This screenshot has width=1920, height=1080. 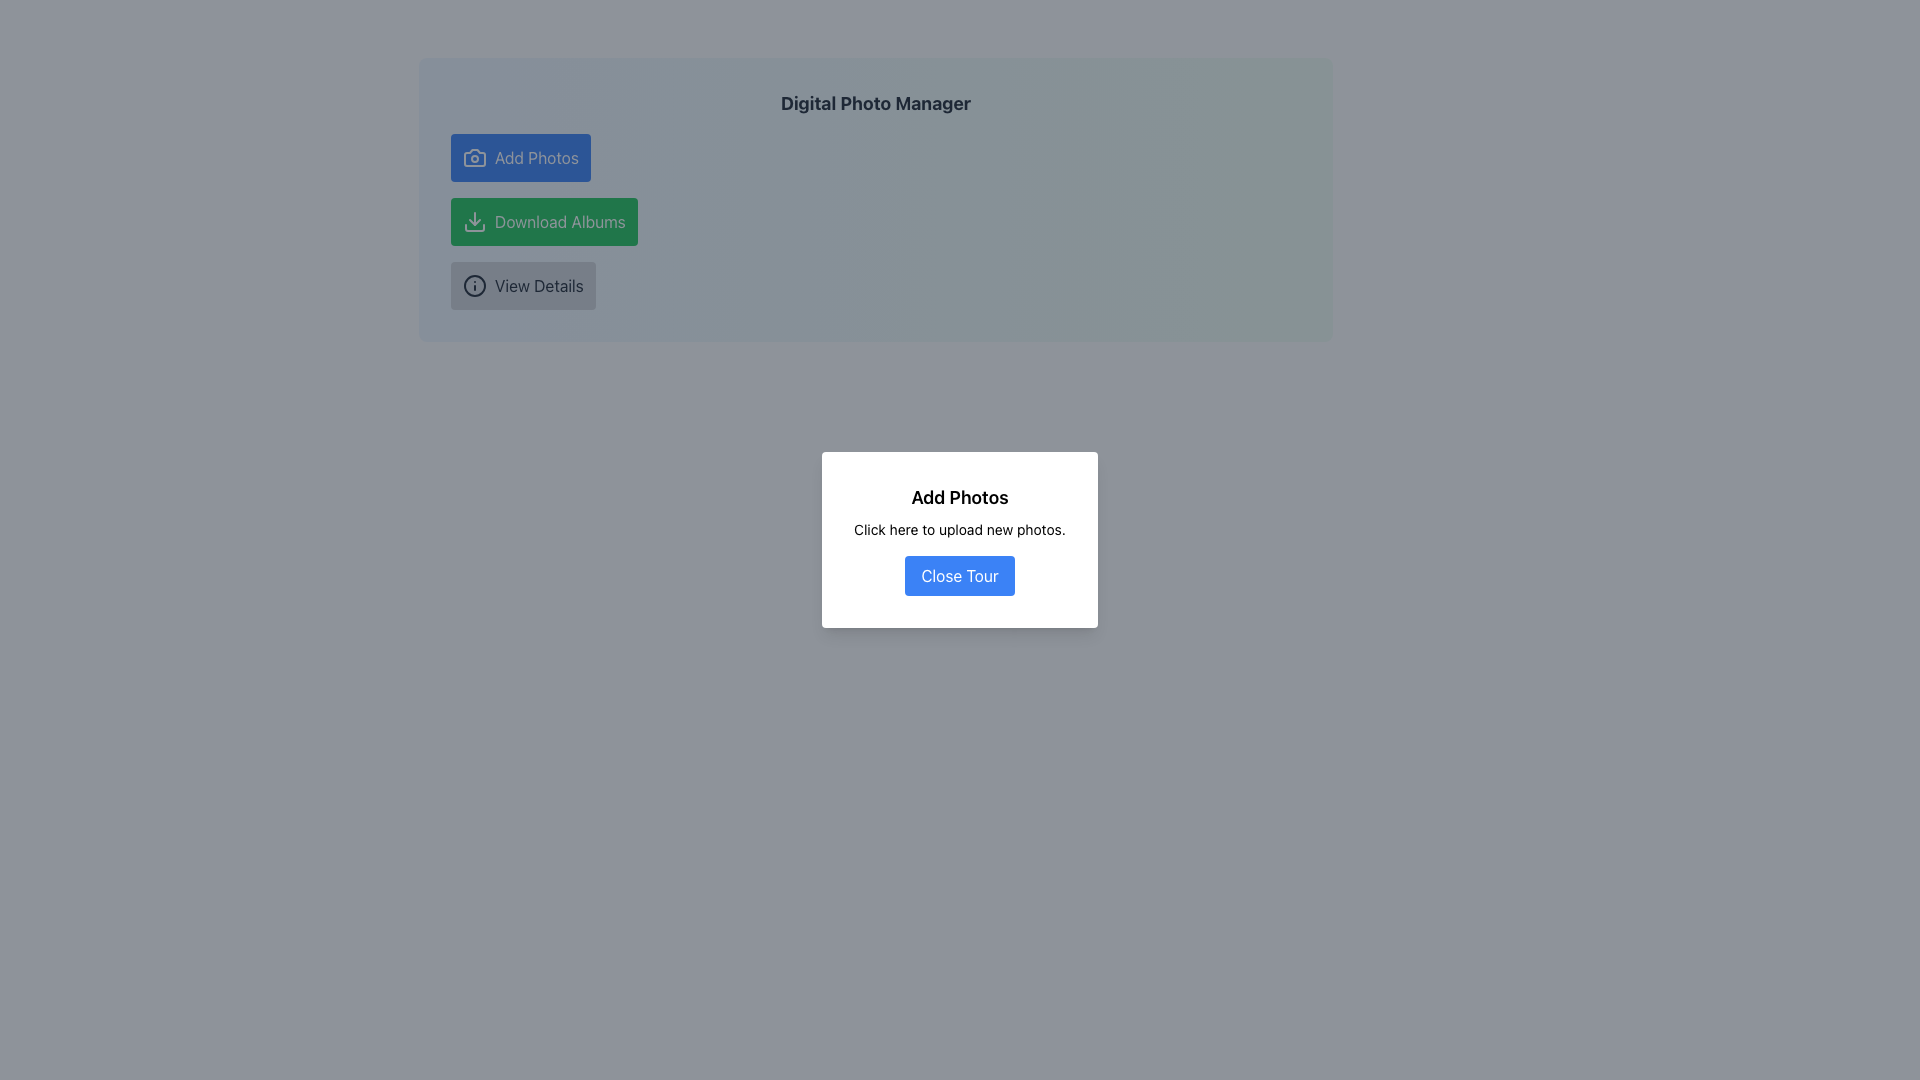 What do you see at coordinates (474, 157) in the screenshot?
I see `the icon representing the 'Add Photos' action, located to the left of the 'Add Photos' text` at bounding box center [474, 157].